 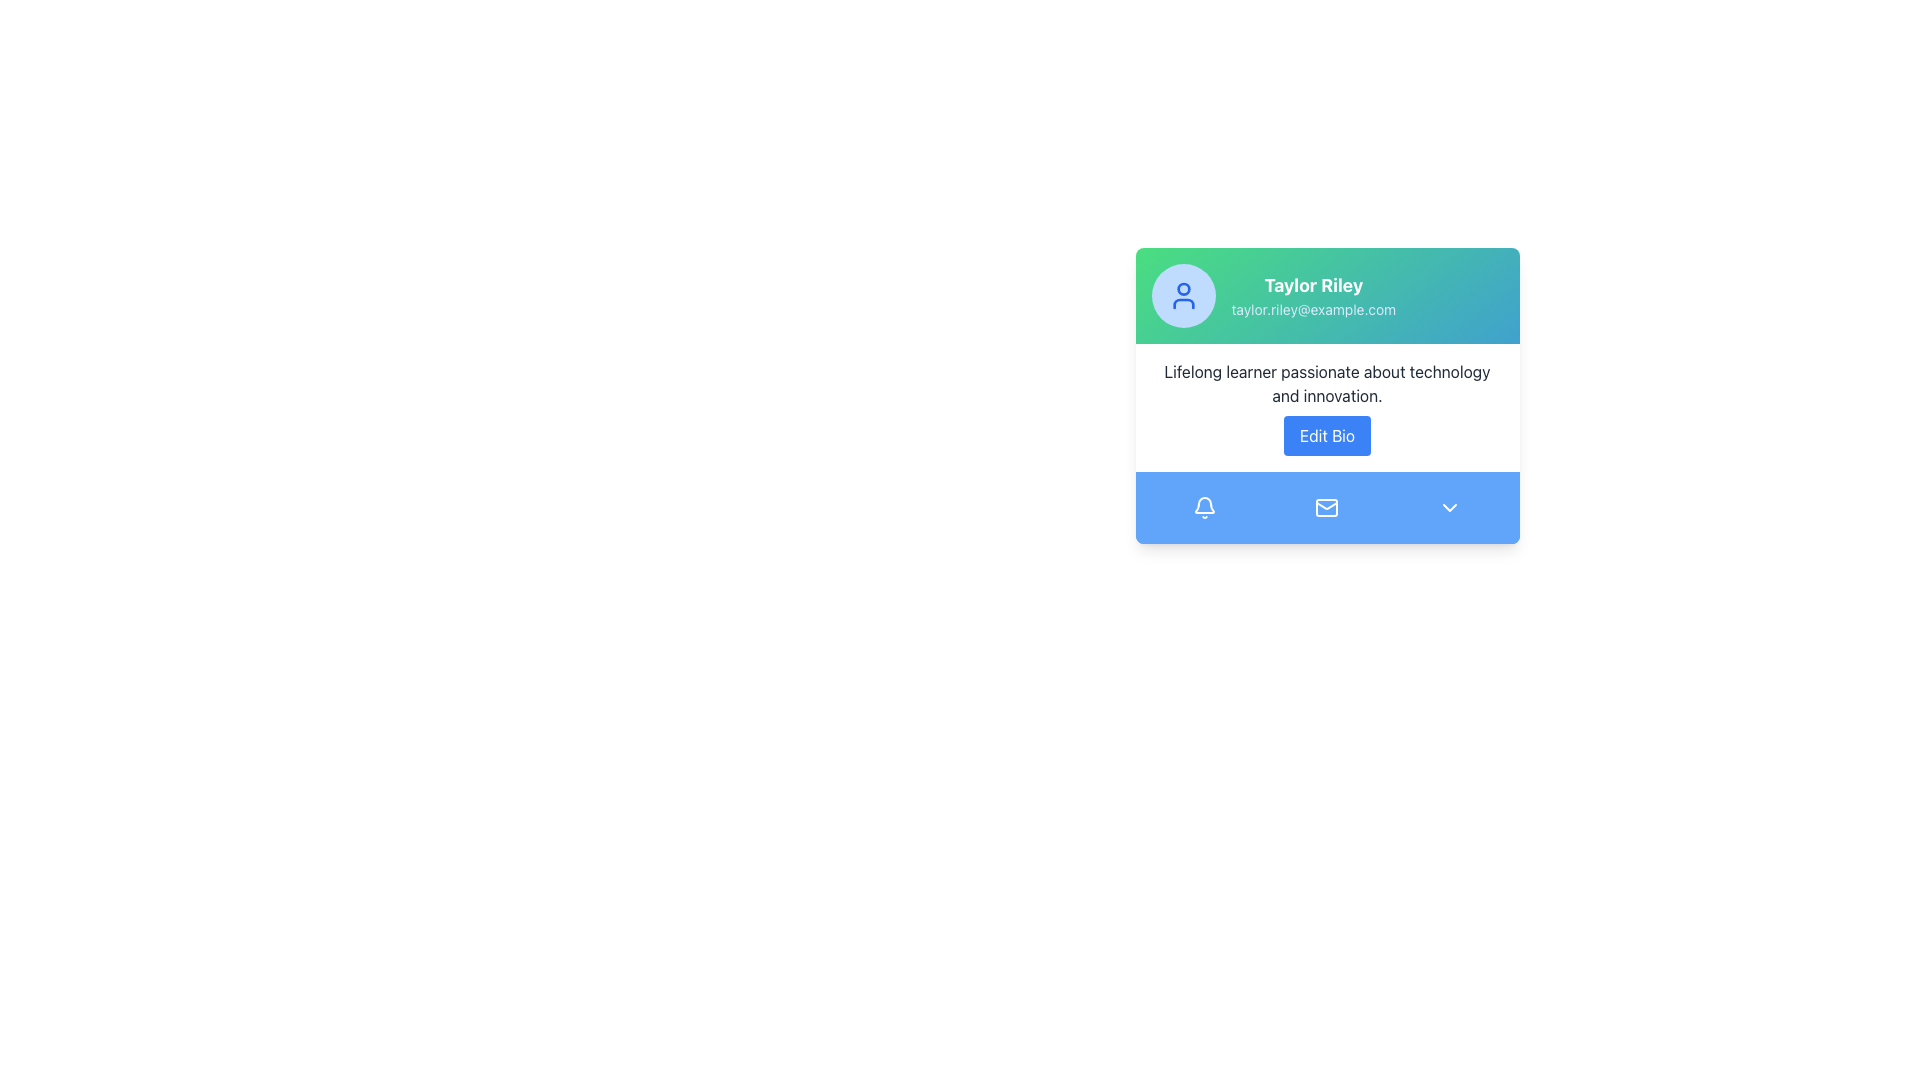 What do you see at coordinates (1183, 296) in the screenshot?
I see `the user icon, which is styled as a solid blue outline of a person within a circular button that has a light blue background, located at the top-left corner of the card interface` at bounding box center [1183, 296].